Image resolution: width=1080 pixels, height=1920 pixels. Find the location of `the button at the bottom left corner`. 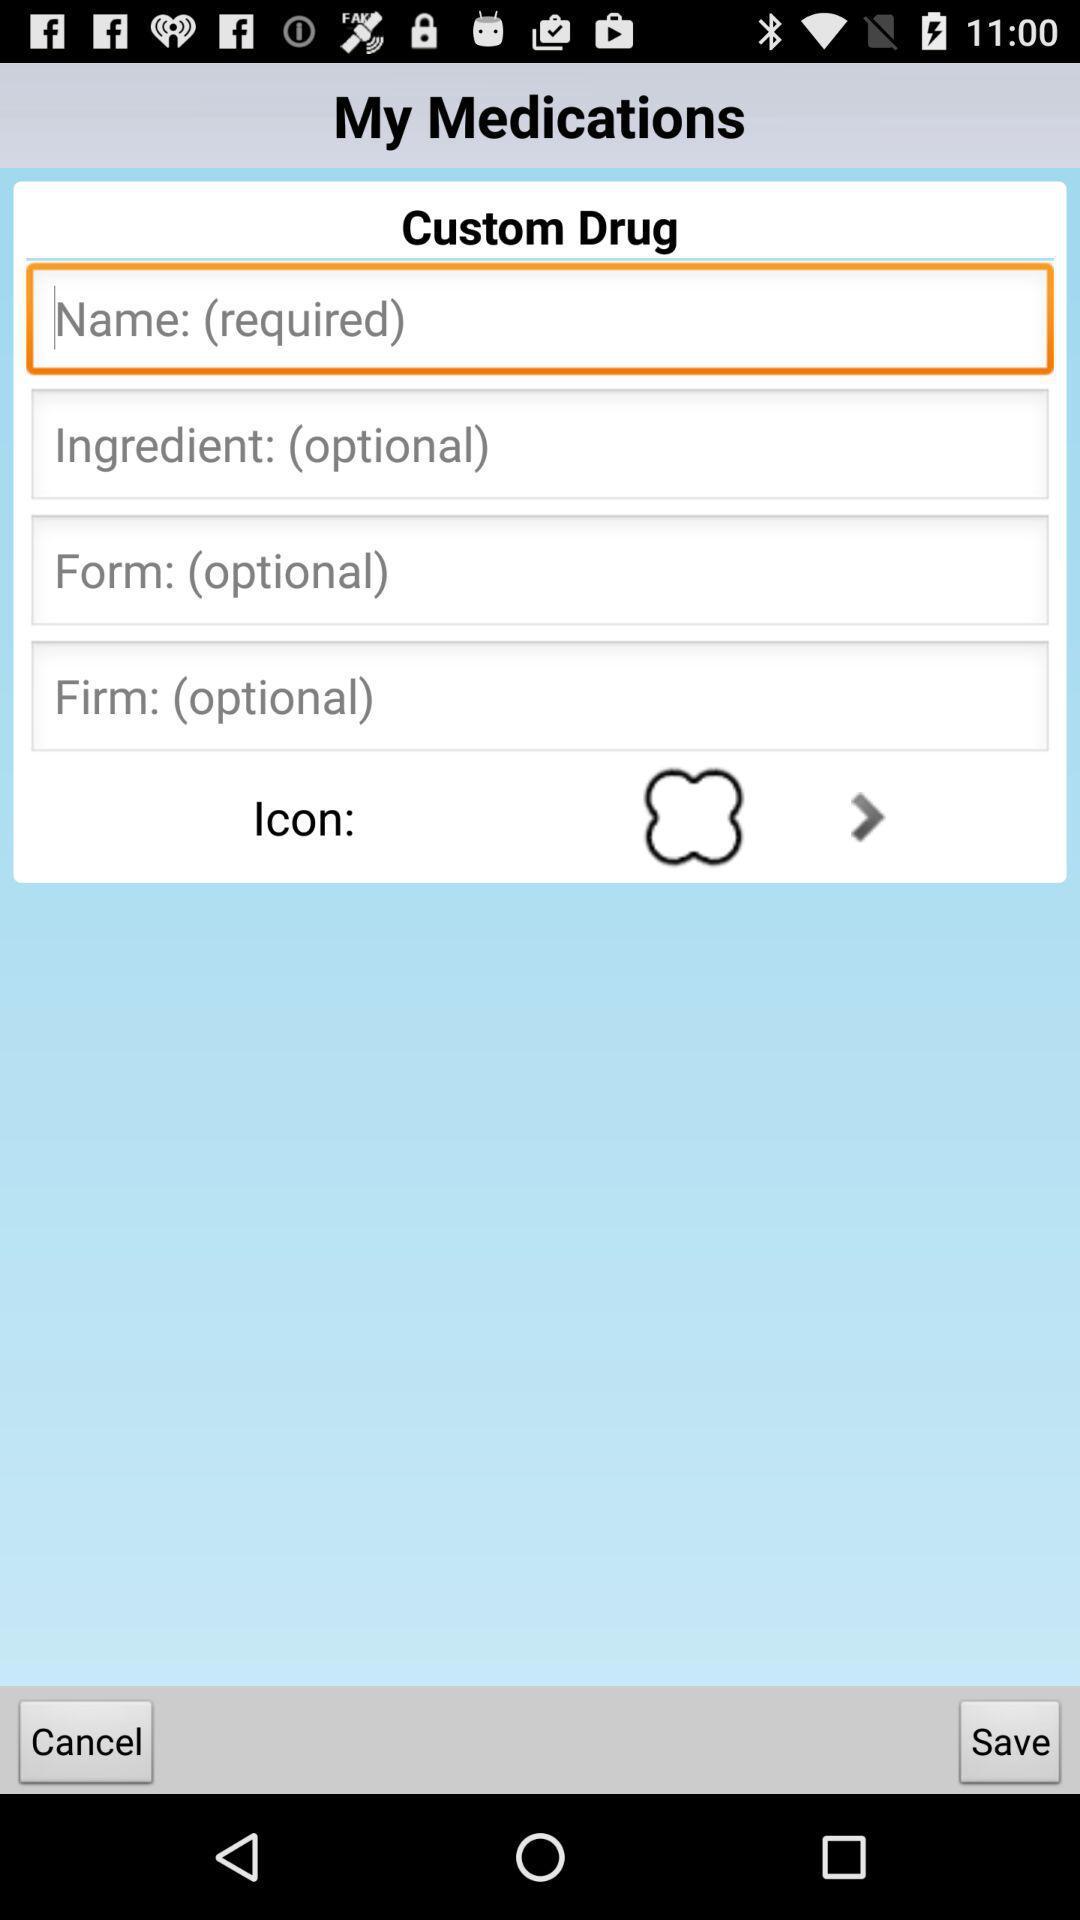

the button at the bottom left corner is located at coordinates (85, 1745).